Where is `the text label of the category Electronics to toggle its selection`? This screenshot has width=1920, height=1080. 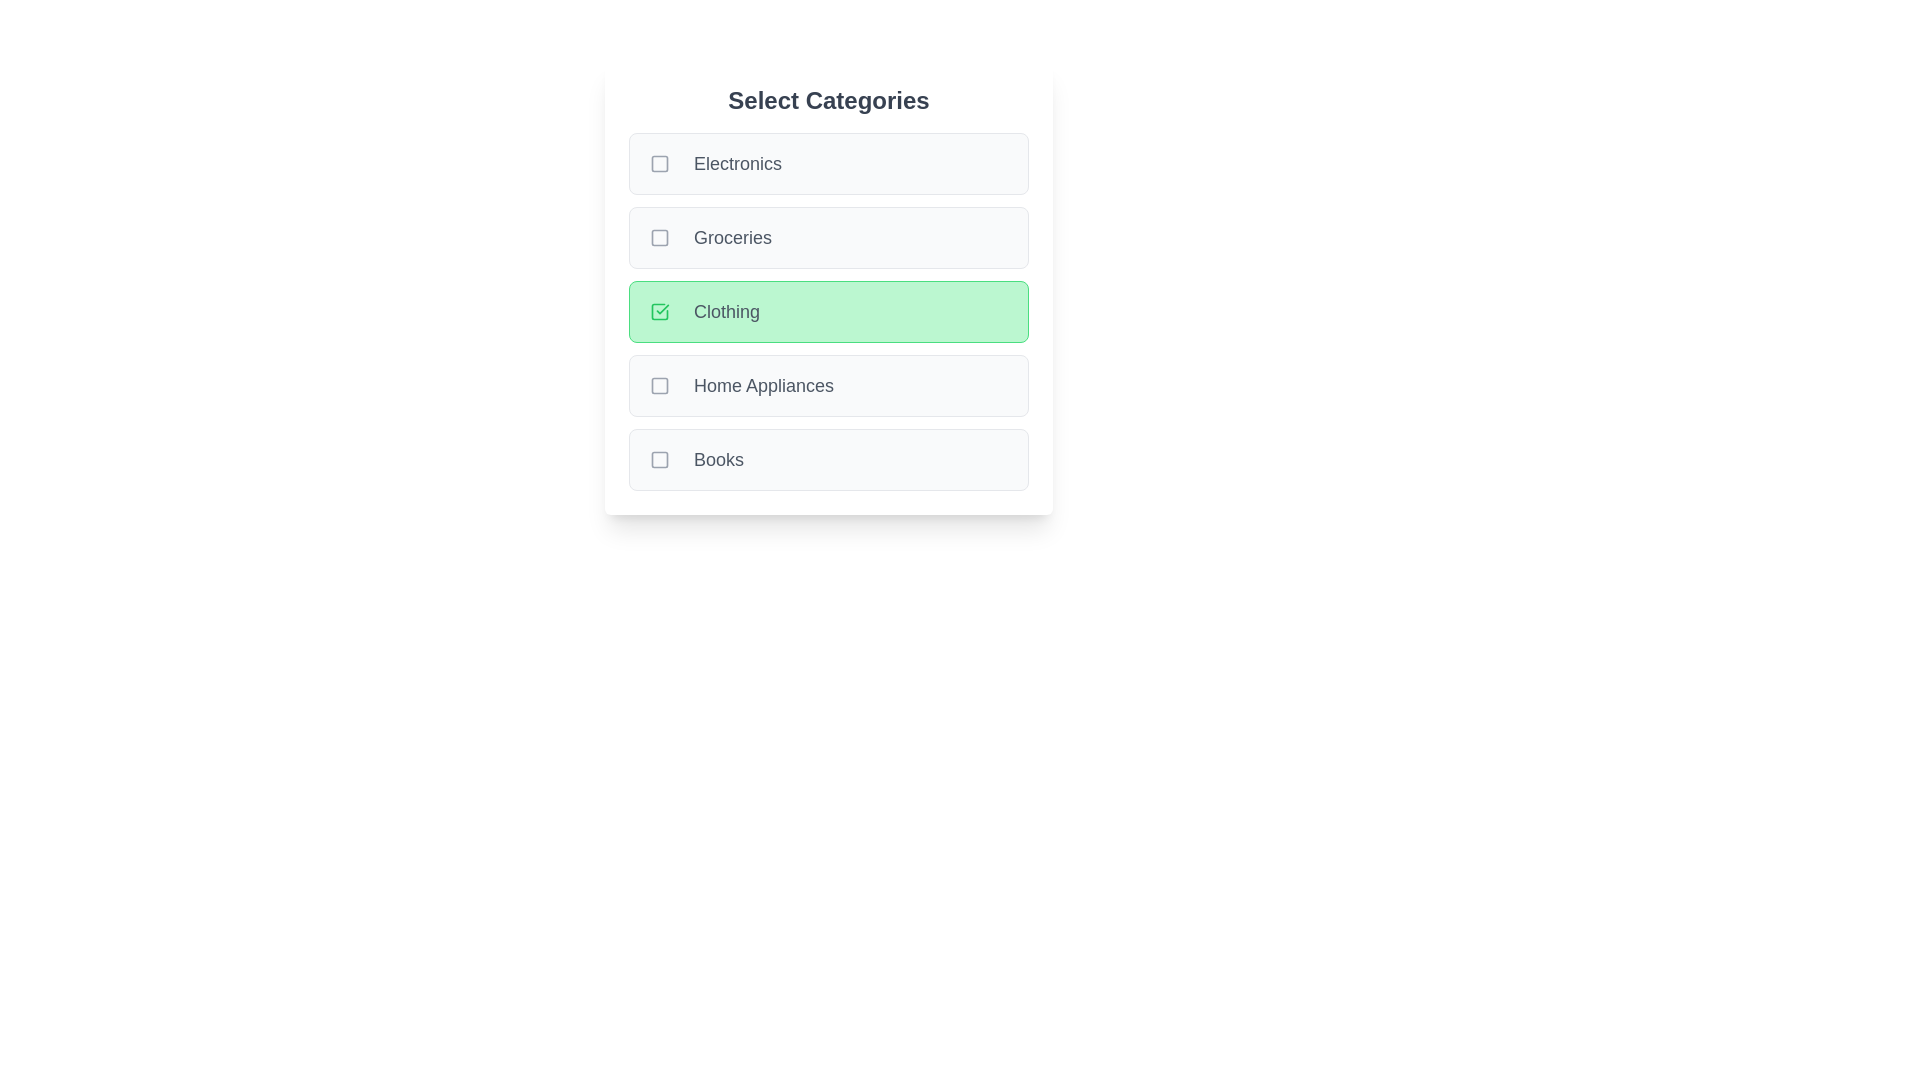 the text label of the category Electronics to toggle its selection is located at coordinates (737, 163).